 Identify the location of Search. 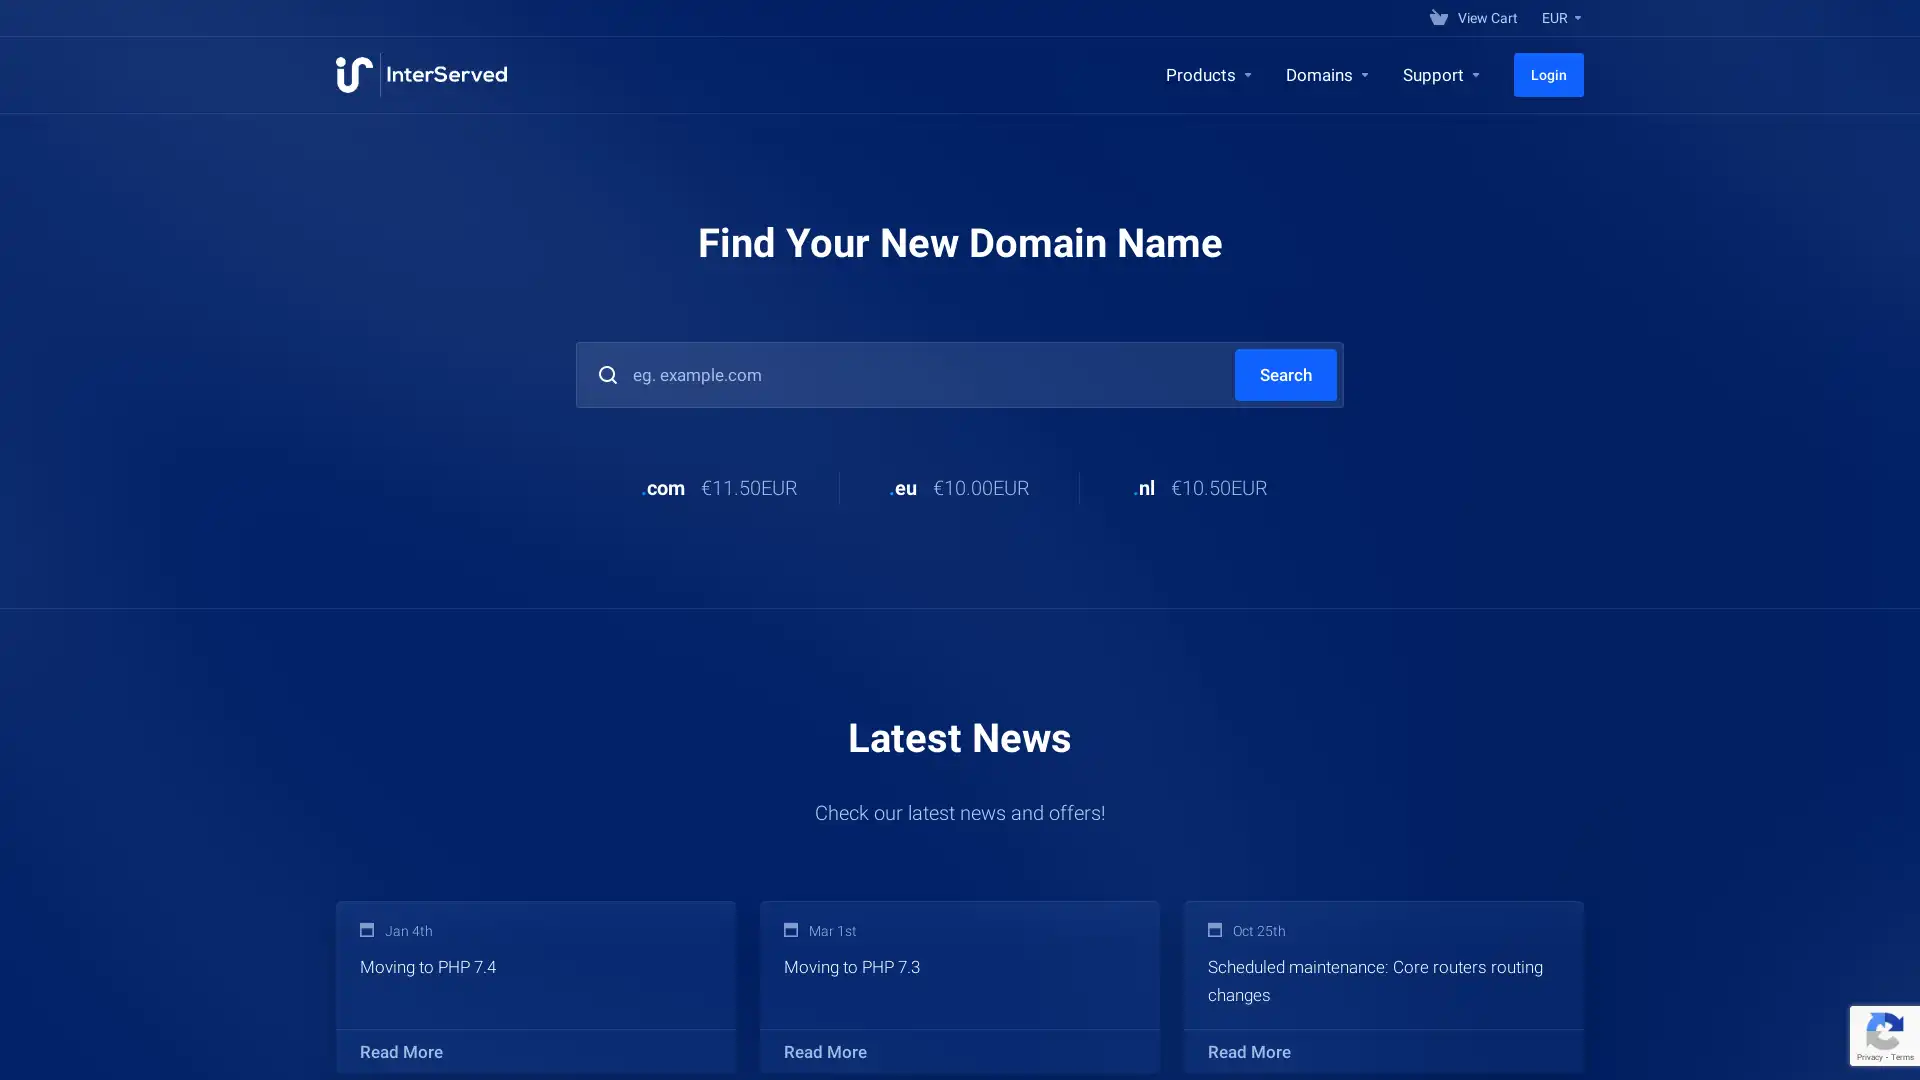
(1286, 374).